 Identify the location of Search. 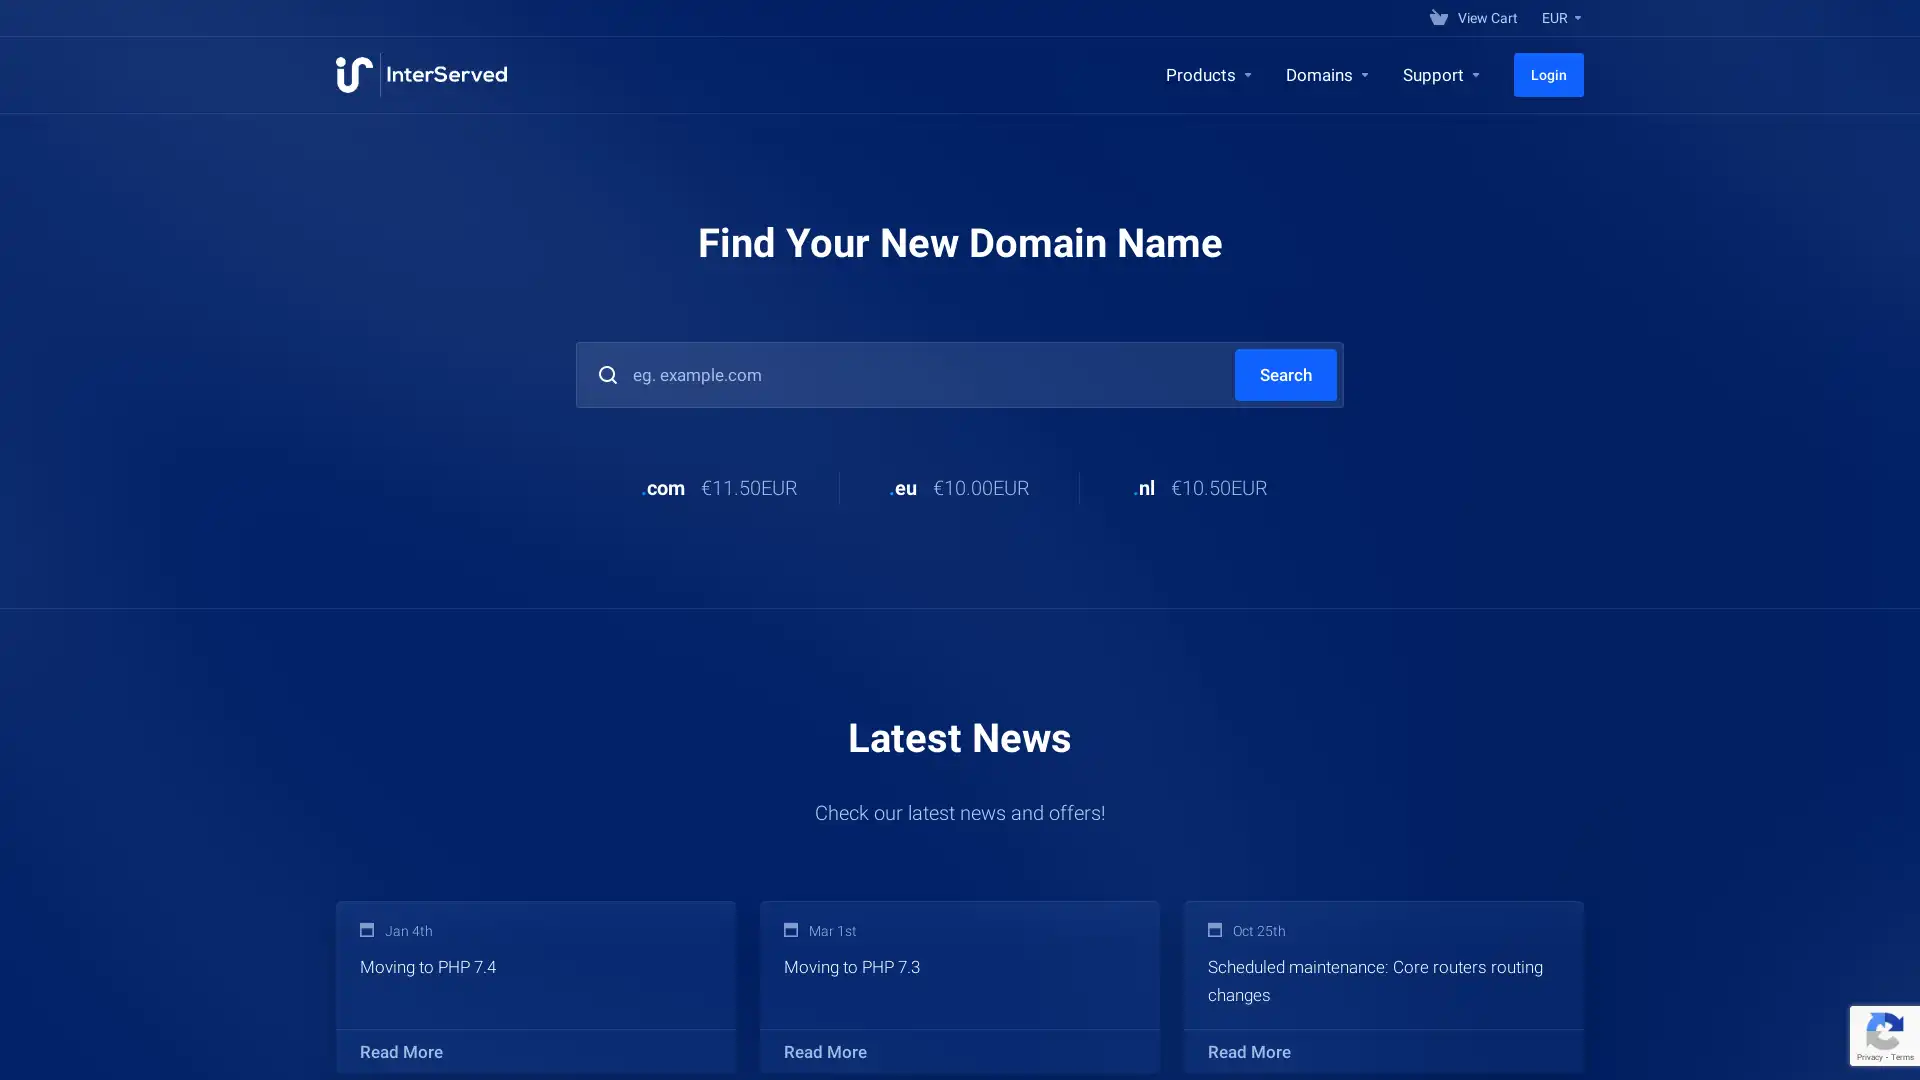
(1286, 374).